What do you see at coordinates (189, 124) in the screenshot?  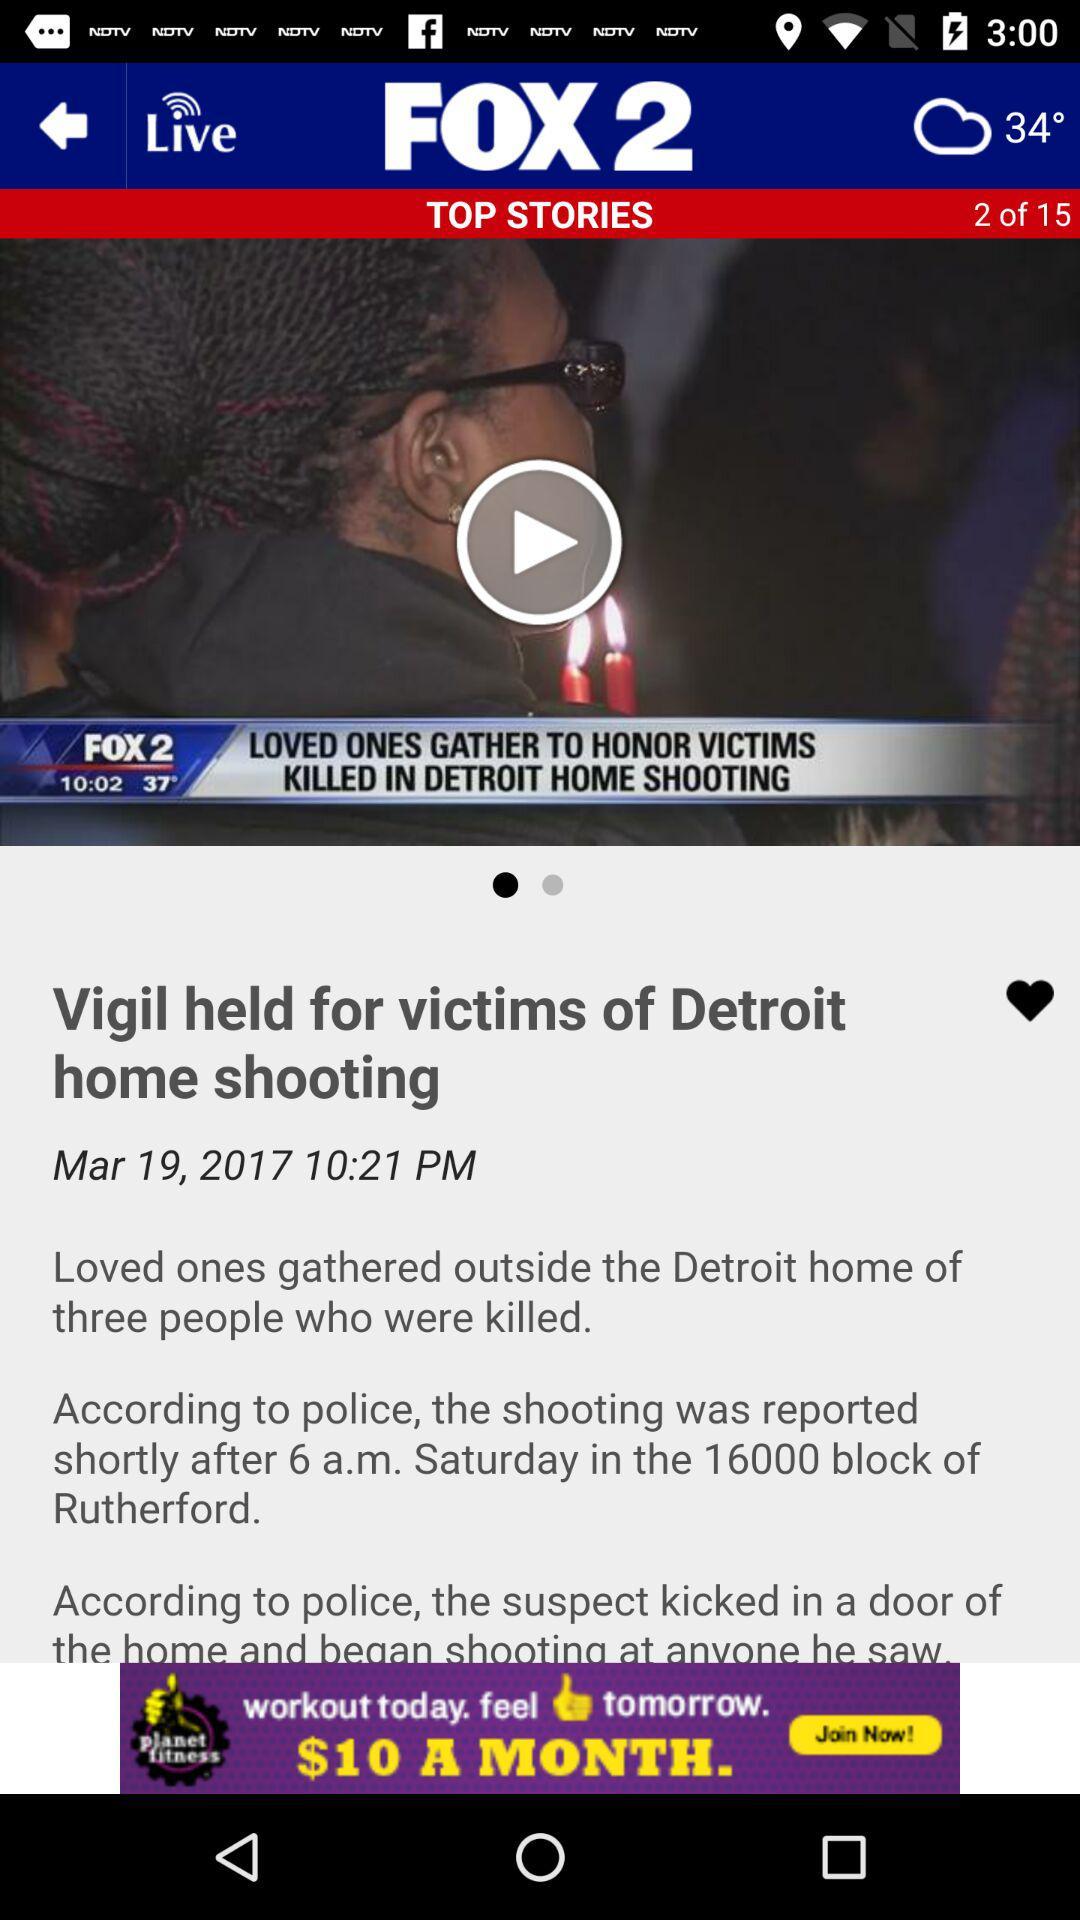 I see `show live broadcast button` at bounding box center [189, 124].